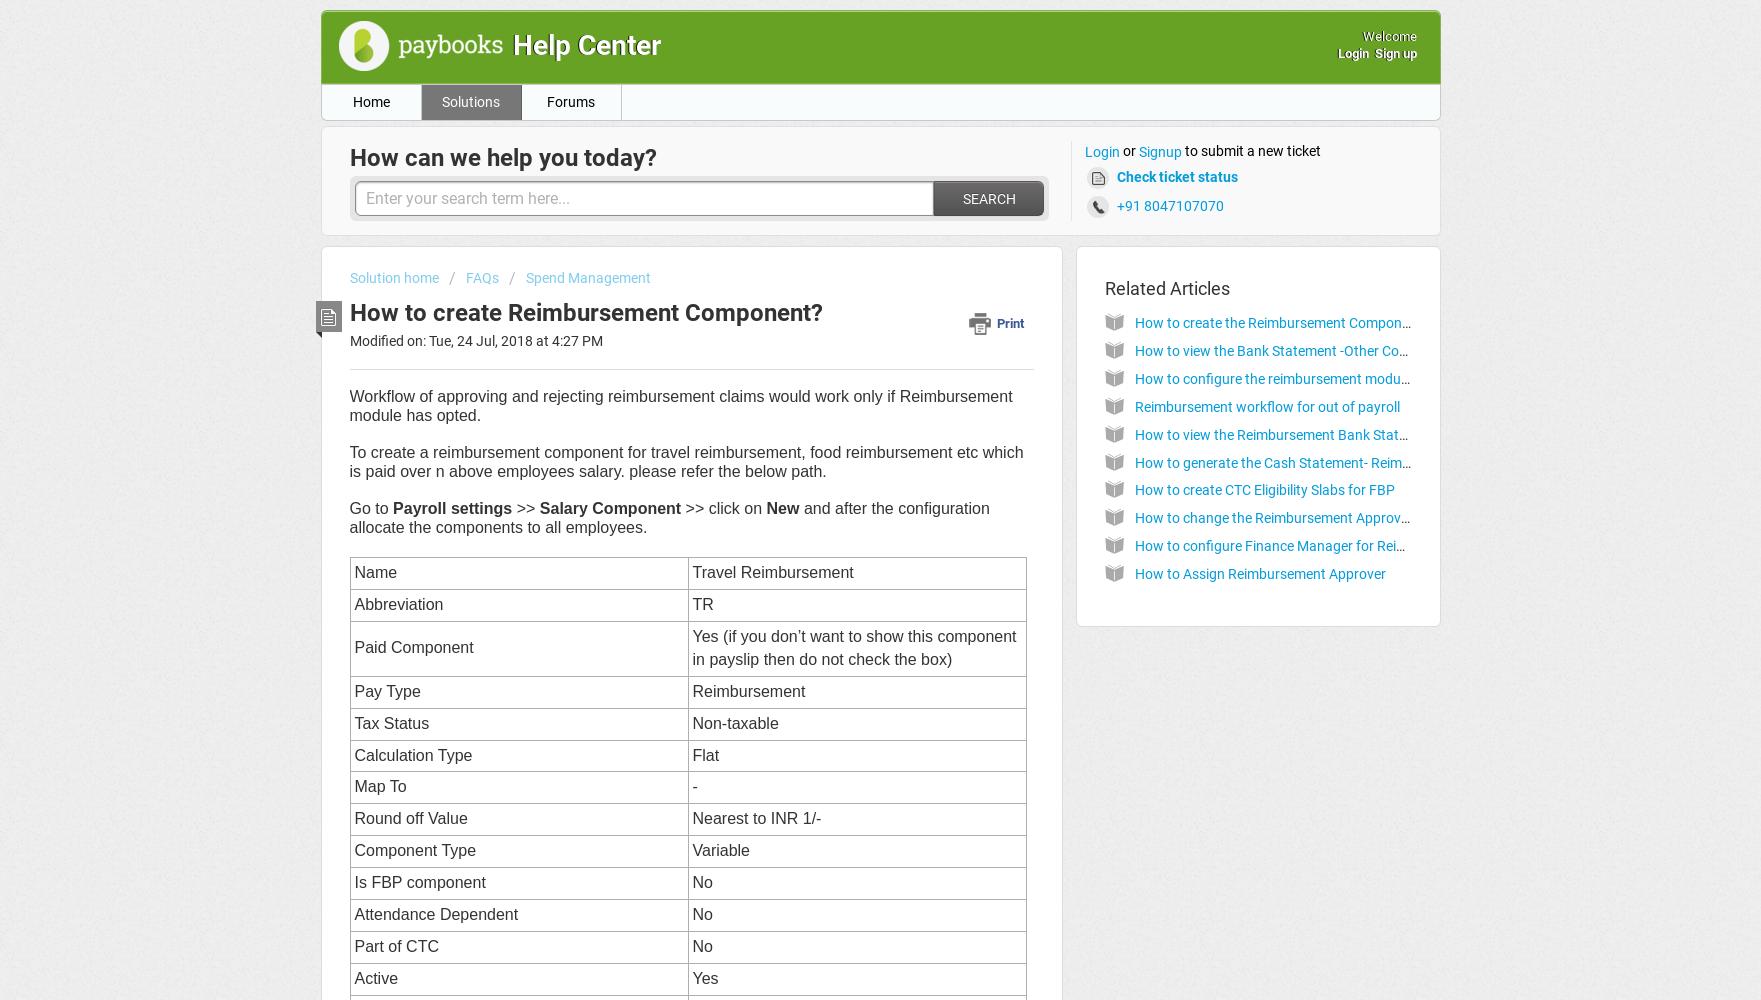 This screenshot has width=1761, height=1000. Describe the element at coordinates (1298, 350) in the screenshot. I see `'How to view the Bank Statement -Other Components'` at that location.